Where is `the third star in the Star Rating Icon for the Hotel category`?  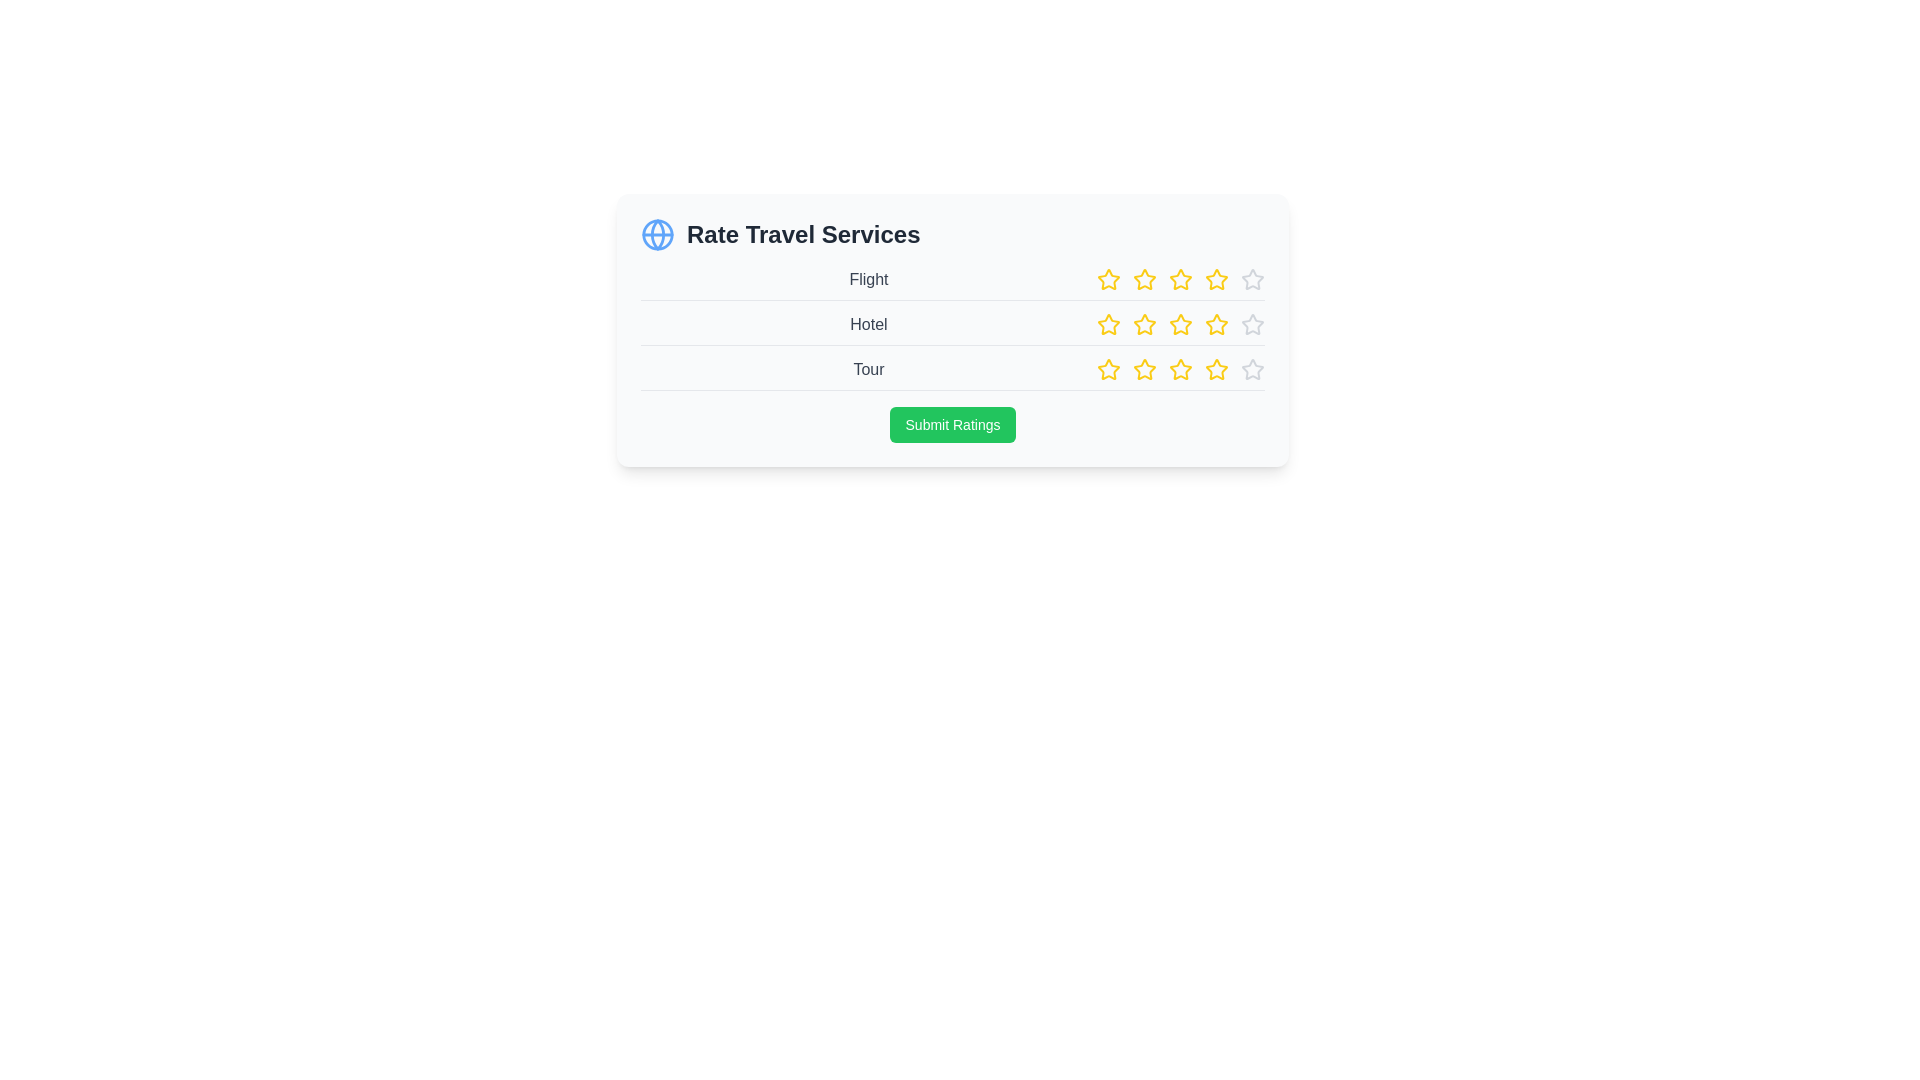
the third star in the Star Rating Icon for the Hotel category is located at coordinates (1180, 323).